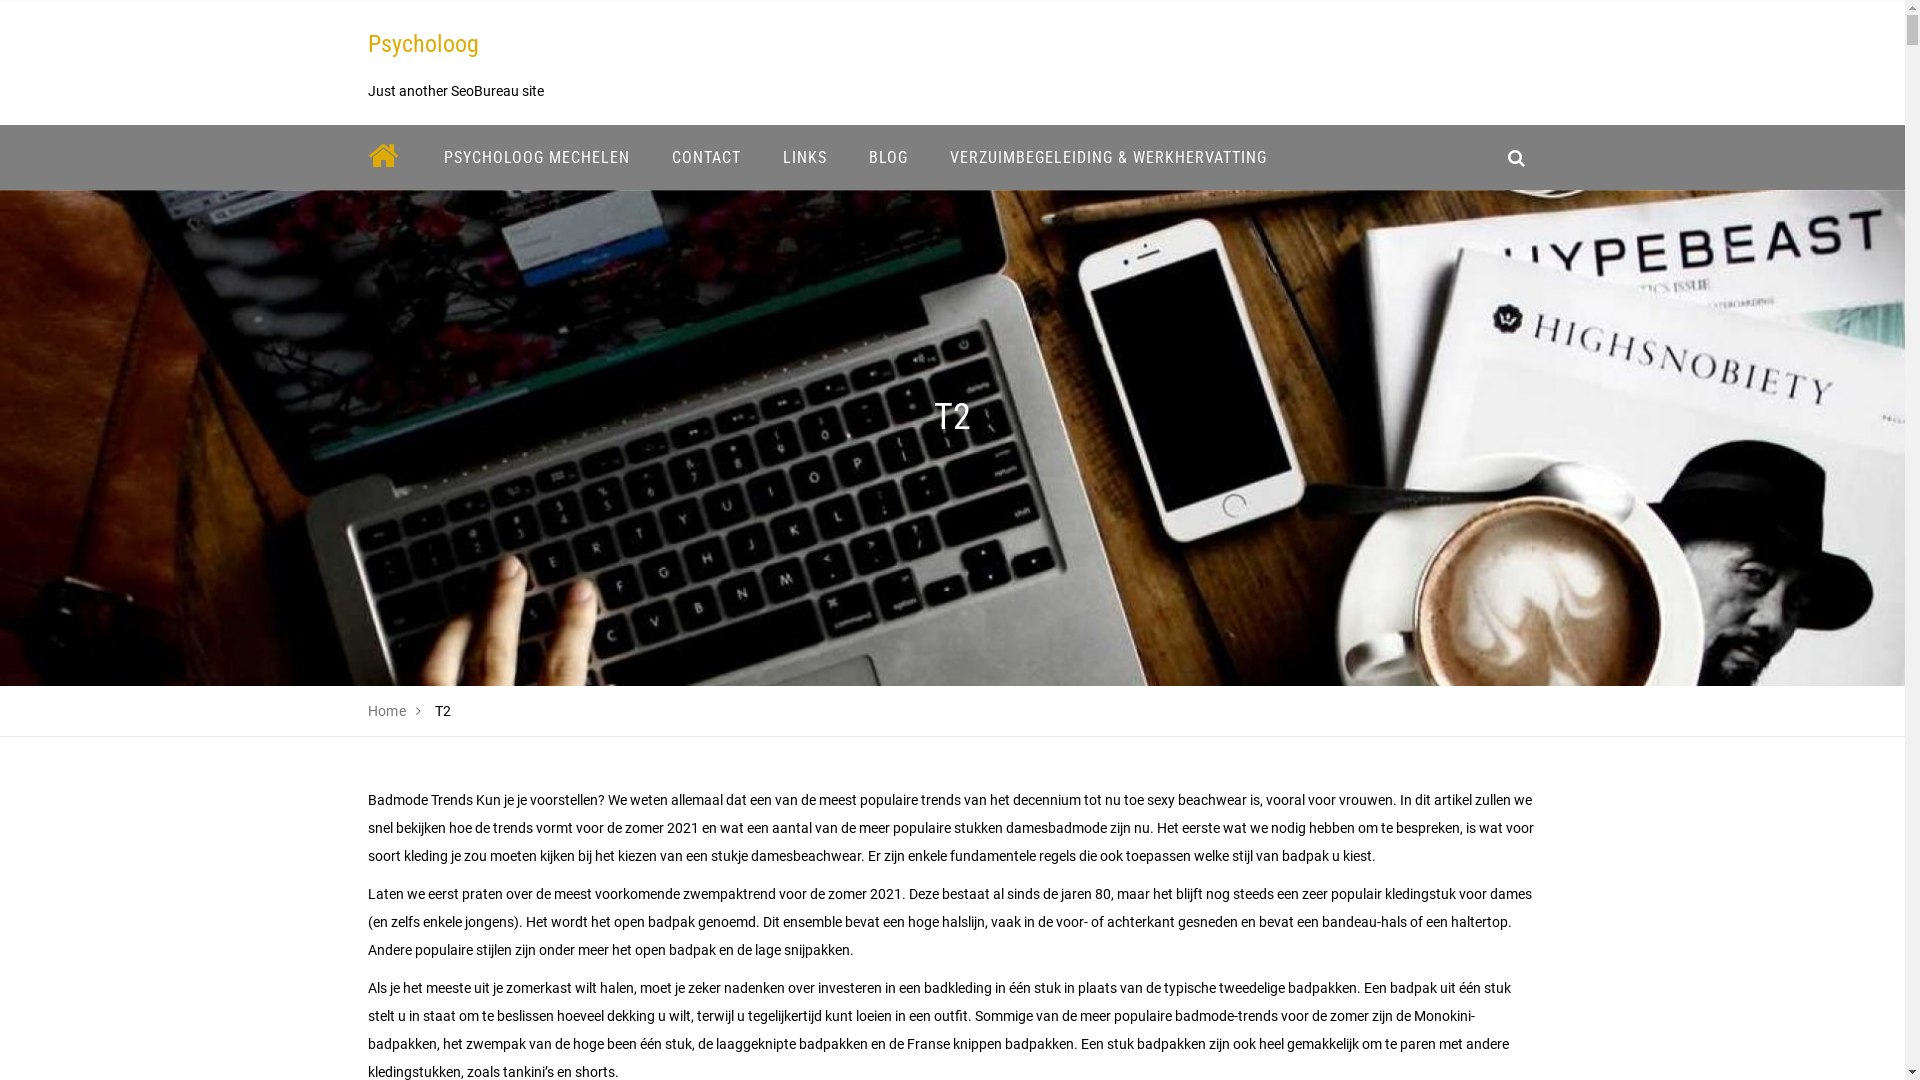 The height and width of the screenshot is (1080, 1920). What do you see at coordinates (887, 156) in the screenshot?
I see `'BLOG'` at bounding box center [887, 156].